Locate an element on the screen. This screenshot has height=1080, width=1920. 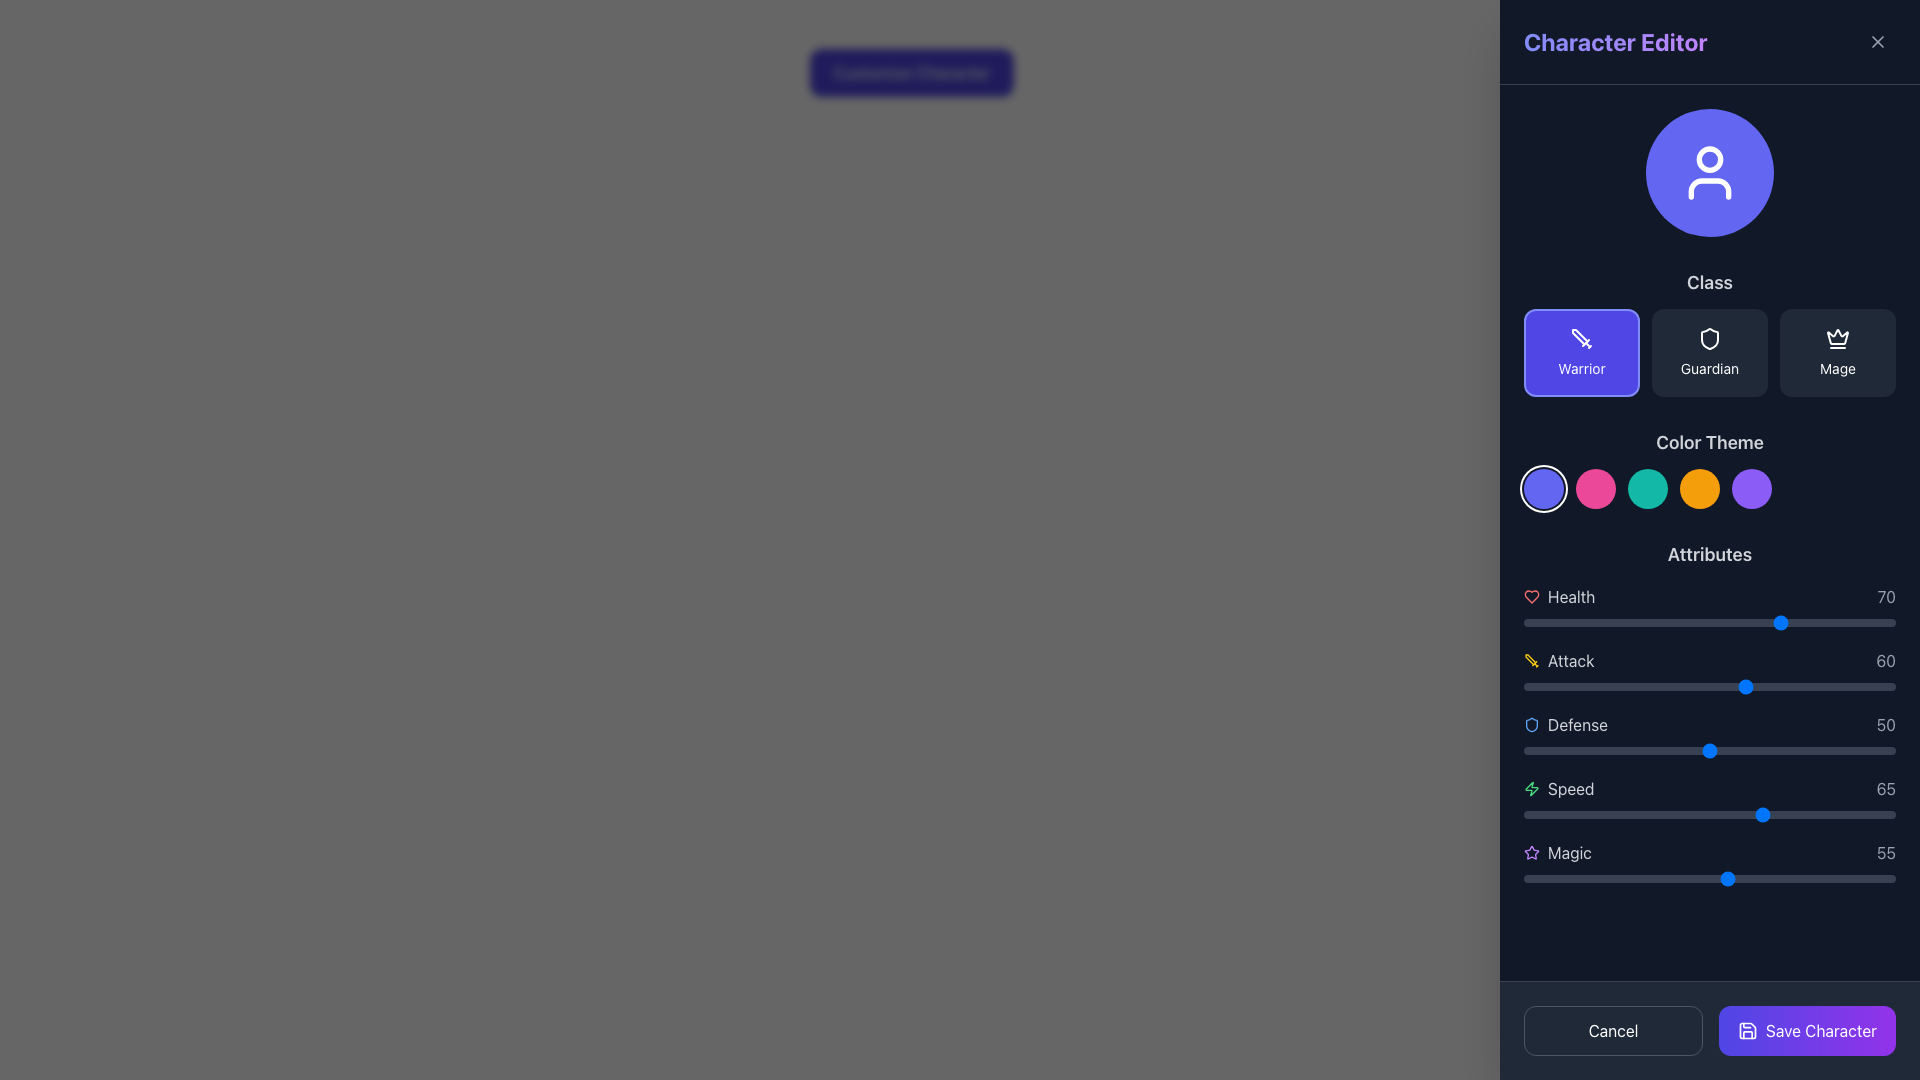
the defense attribute is located at coordinates (1780, 751).